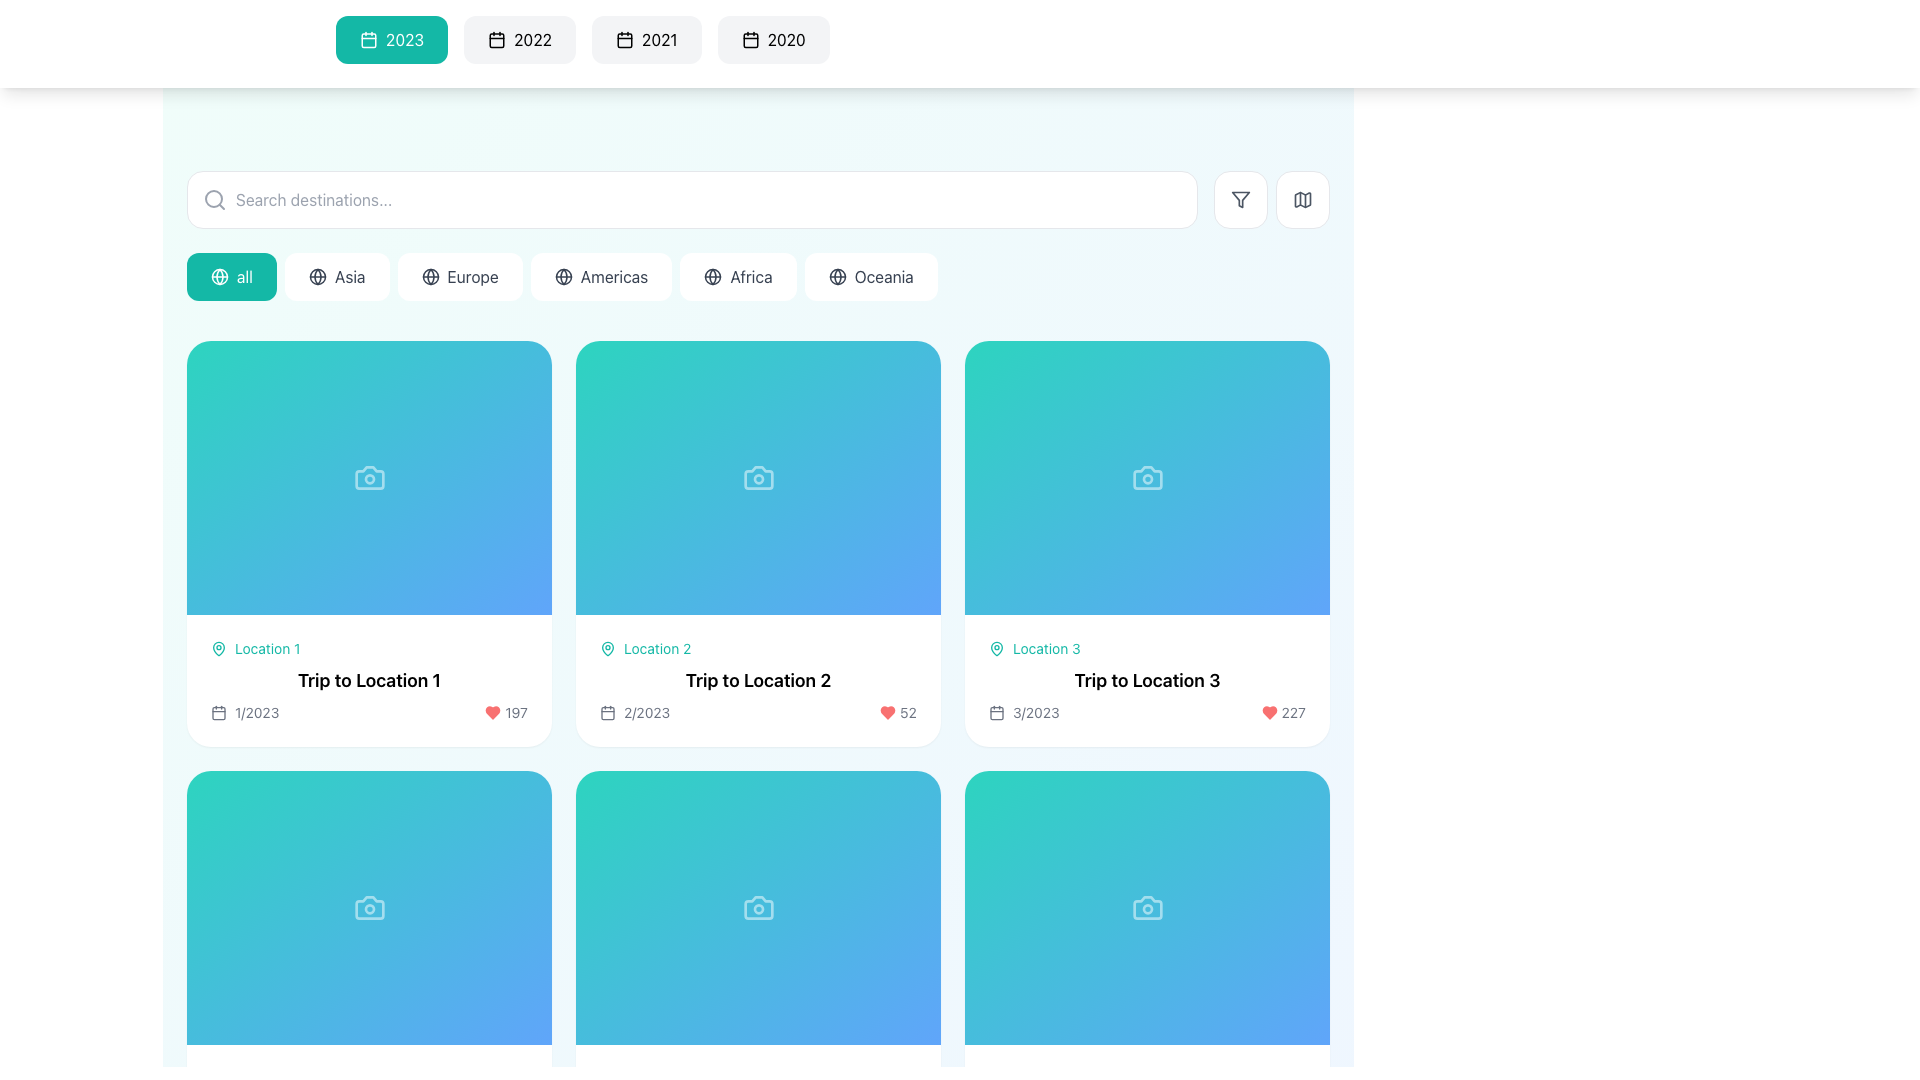 The height and width of the screenshot is (1080, 1920). What do you see at coordinates (497, 39) in the screenshot?
I see `the calendar icon located to the left of the text '2022' in the horizontal row of year tabs` at bounding box center [497, 39].